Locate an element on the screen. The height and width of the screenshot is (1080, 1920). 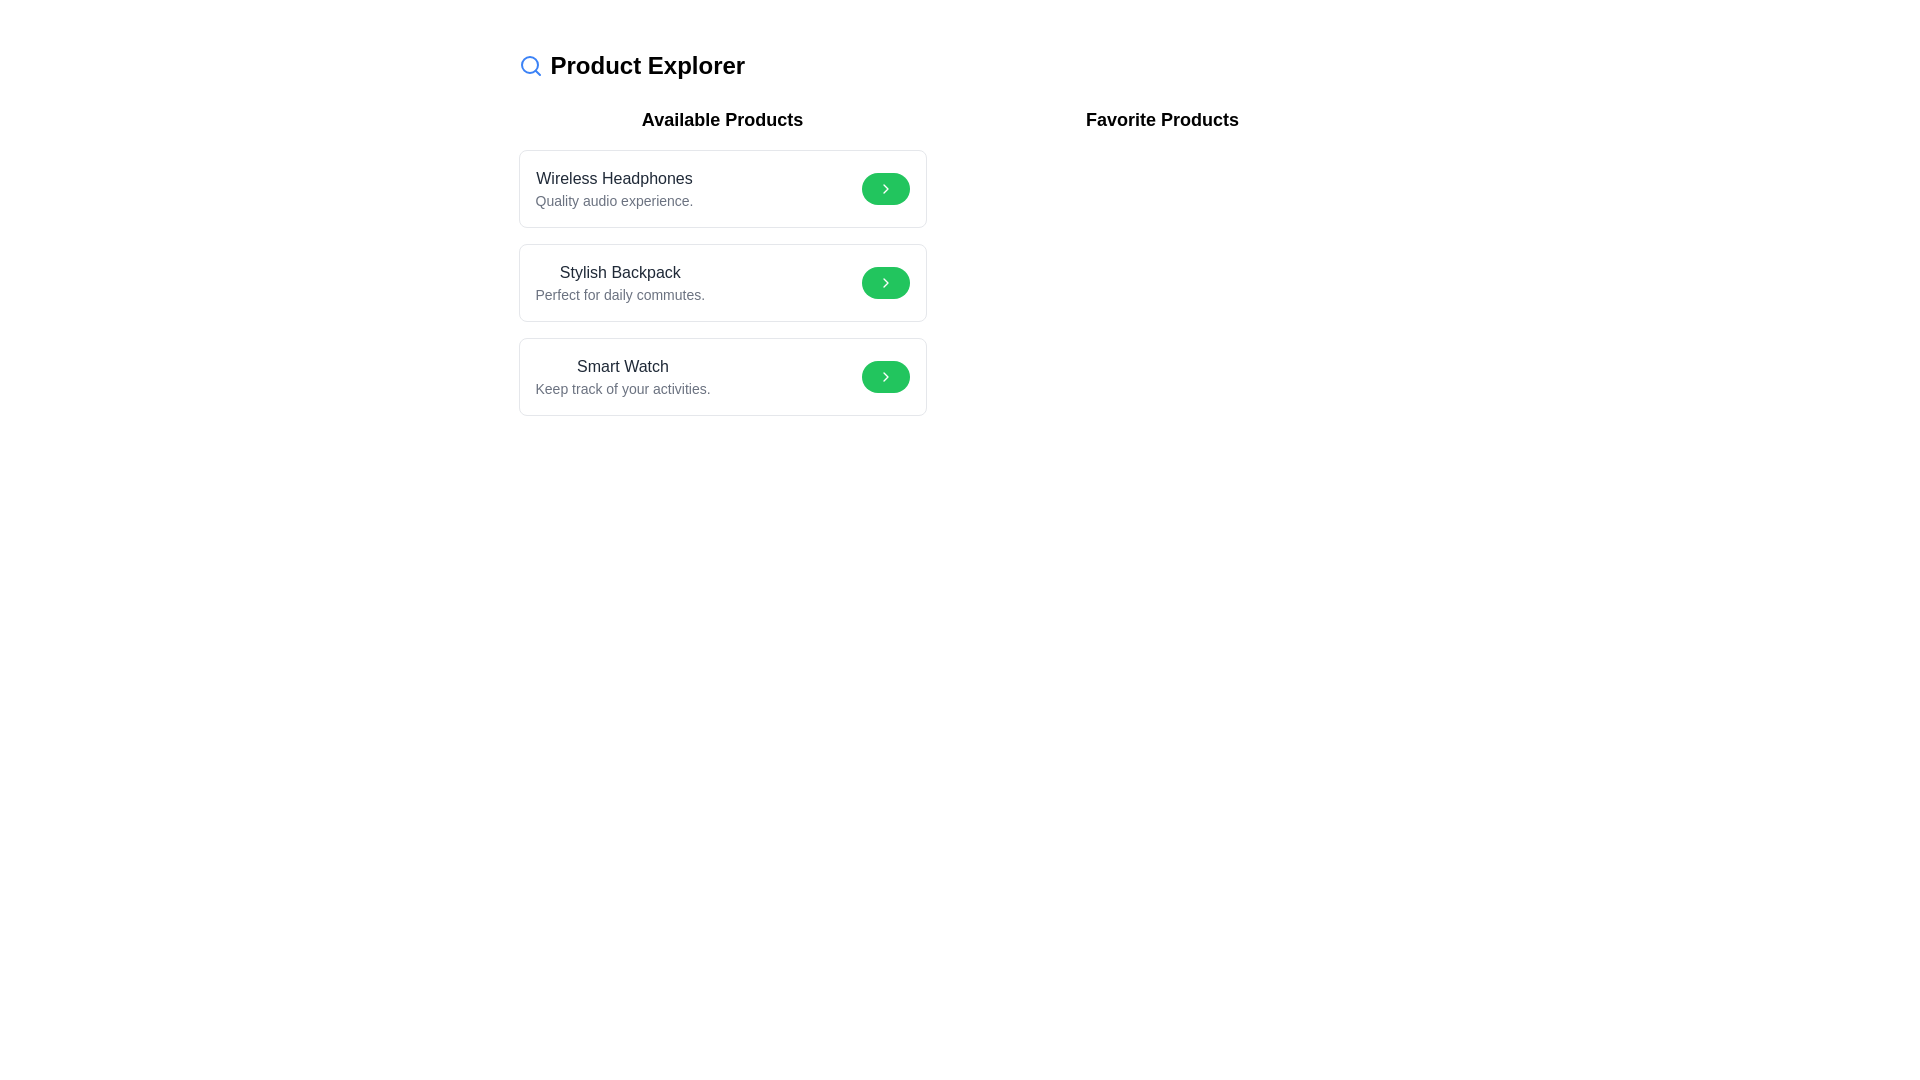
the static text label displaying the product title and description located at the top of the product listing under 'Available Products' is located at coordinates (613, 189).